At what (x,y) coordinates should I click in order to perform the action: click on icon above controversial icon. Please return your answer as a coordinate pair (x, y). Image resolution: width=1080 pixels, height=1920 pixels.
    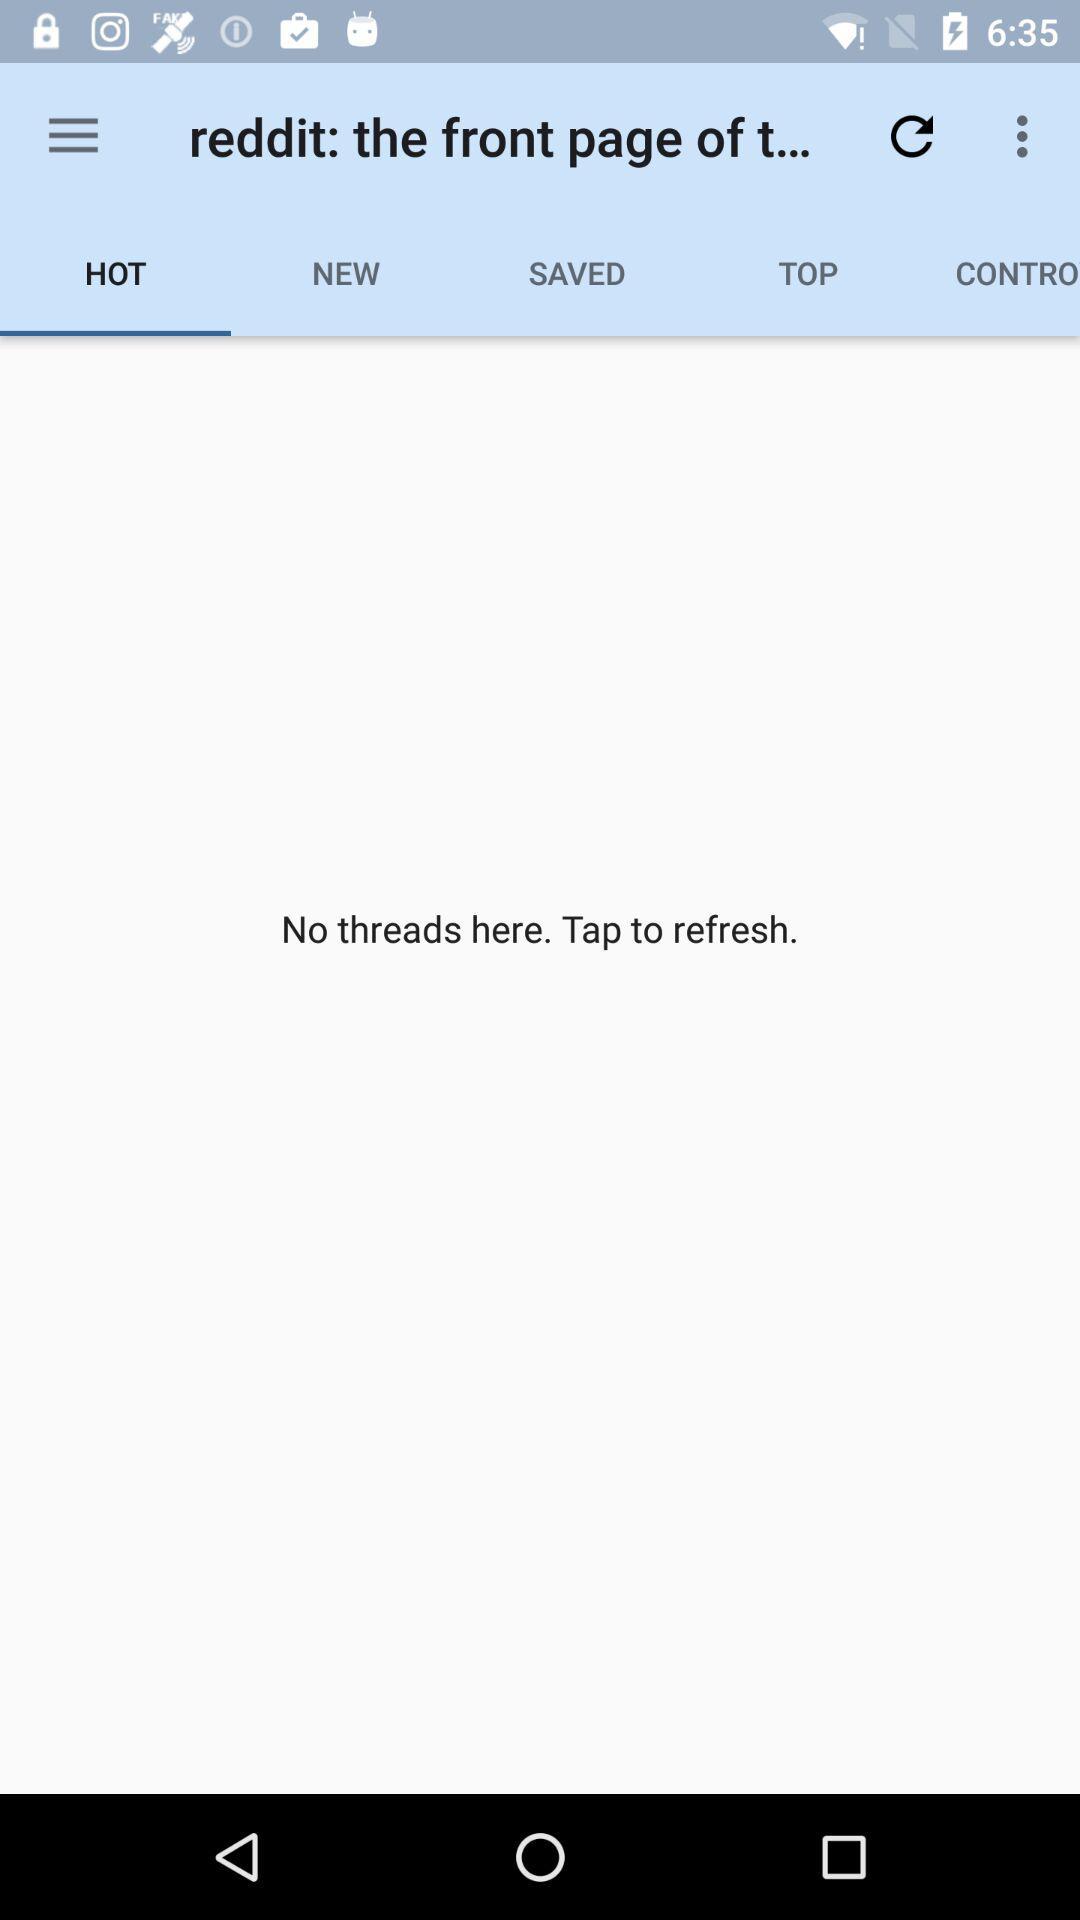
    Looking at the image, I should click on (1027, 135).